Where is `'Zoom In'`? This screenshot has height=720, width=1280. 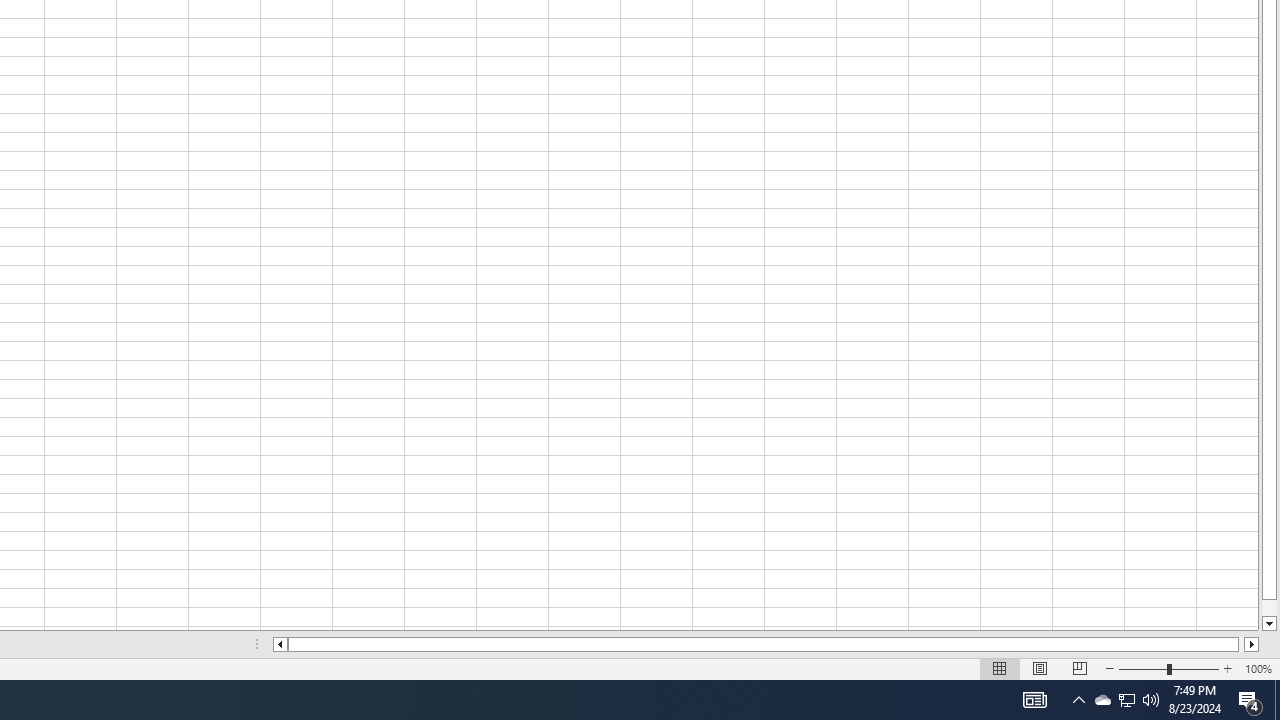 'Zoom In' is located at coordinates (1226, 669).